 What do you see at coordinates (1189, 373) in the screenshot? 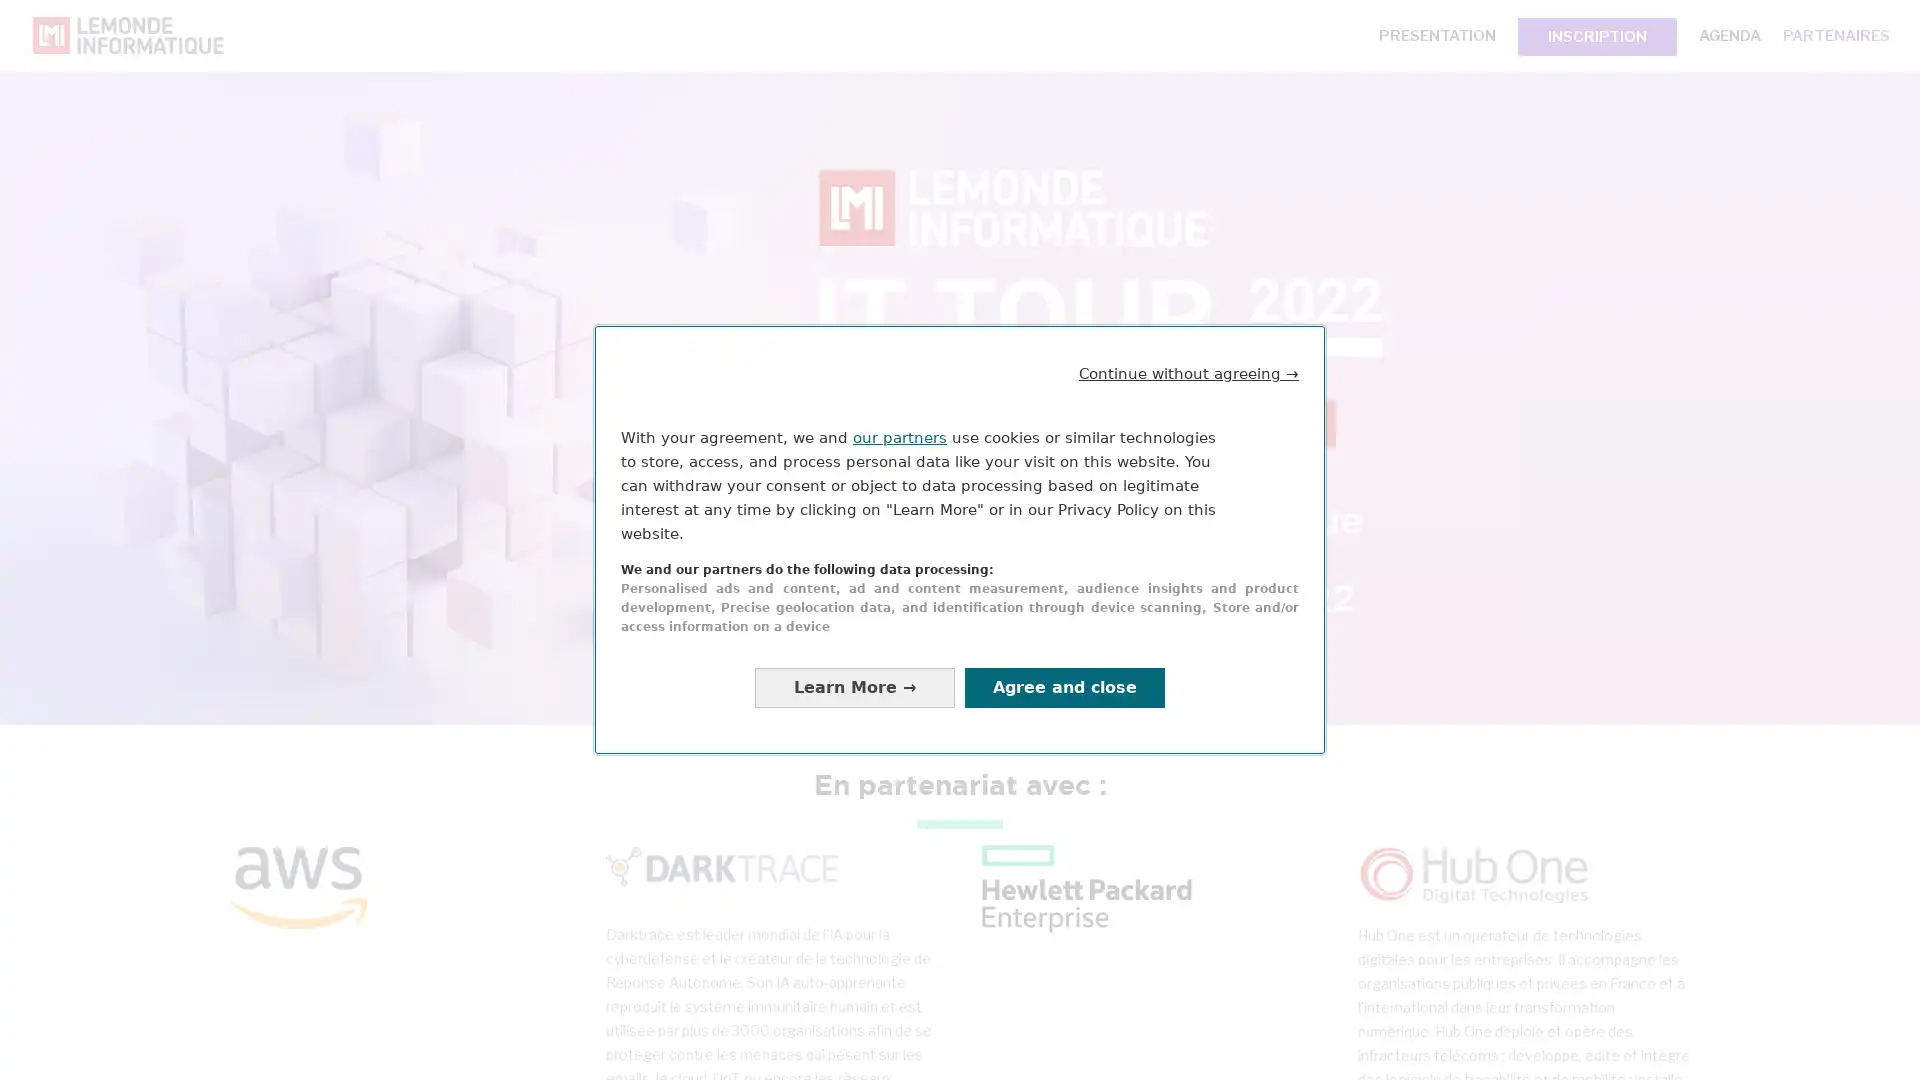
I see `Continue without agreeing` at bounding box center [1189, 373].